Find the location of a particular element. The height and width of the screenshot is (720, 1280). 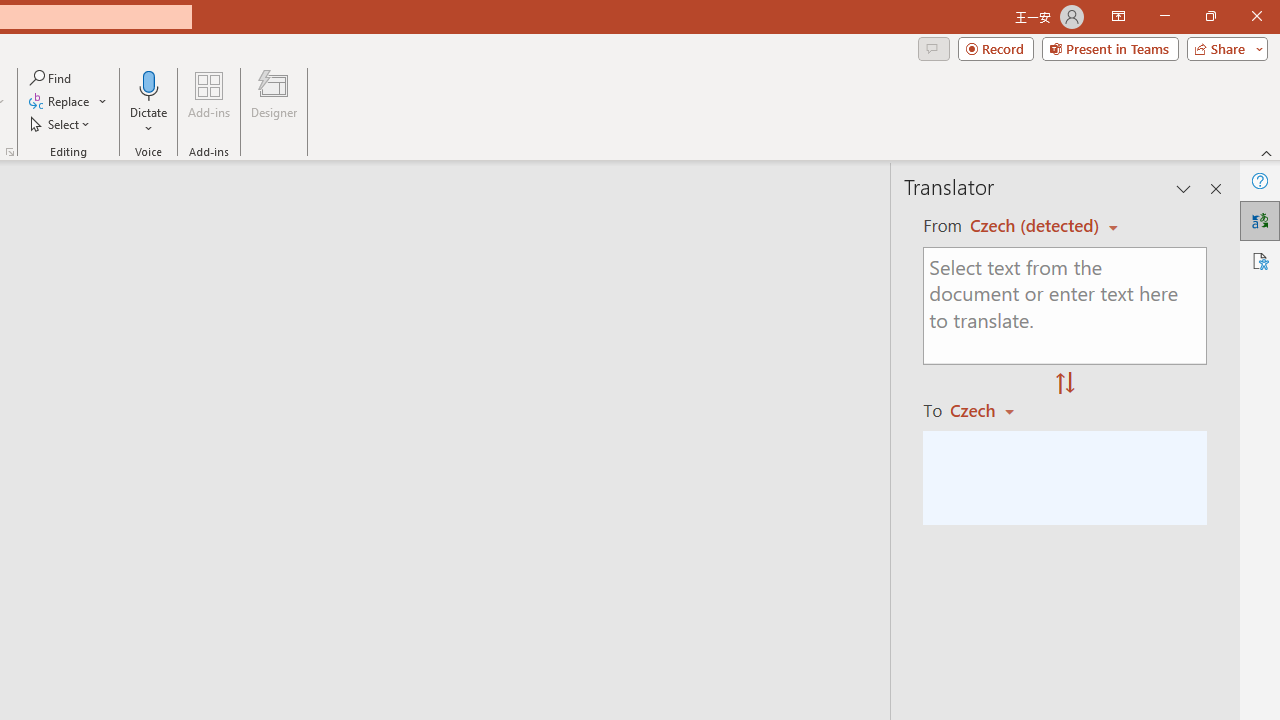

'Find...' is located at coordinates (51, 77).